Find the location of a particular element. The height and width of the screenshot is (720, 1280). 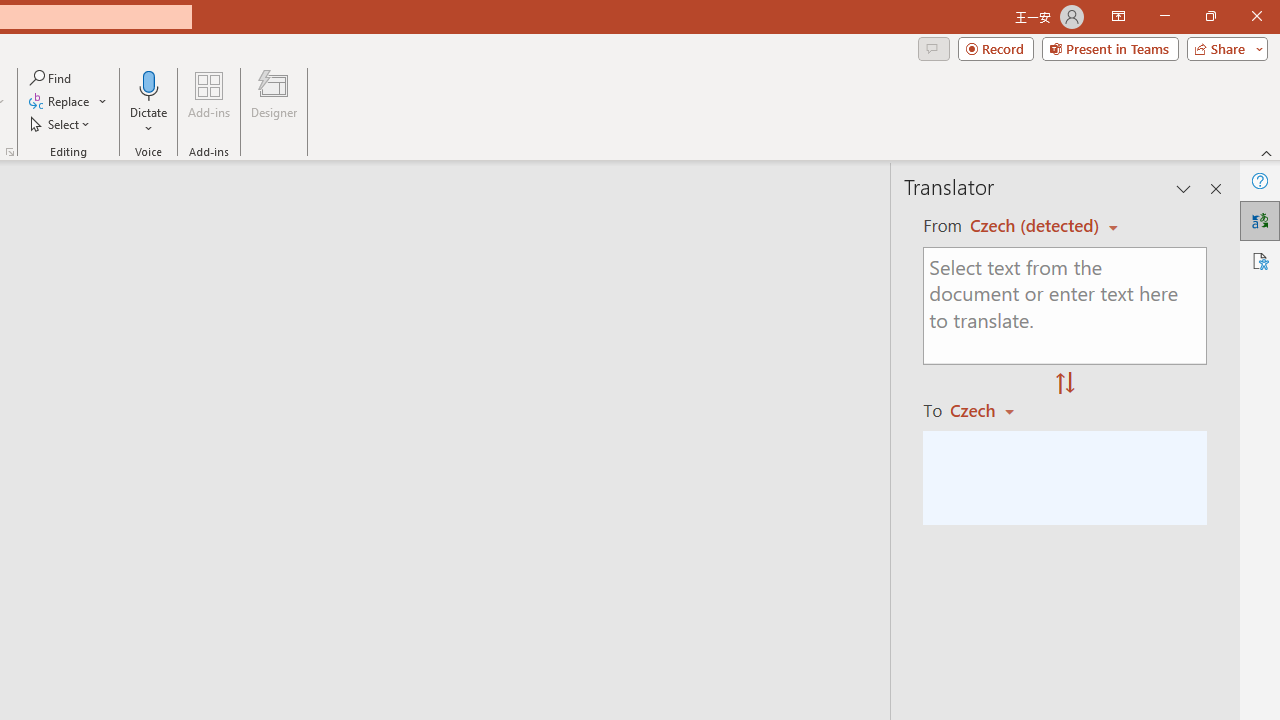

'Find...' is located at coordinates (51, 77).